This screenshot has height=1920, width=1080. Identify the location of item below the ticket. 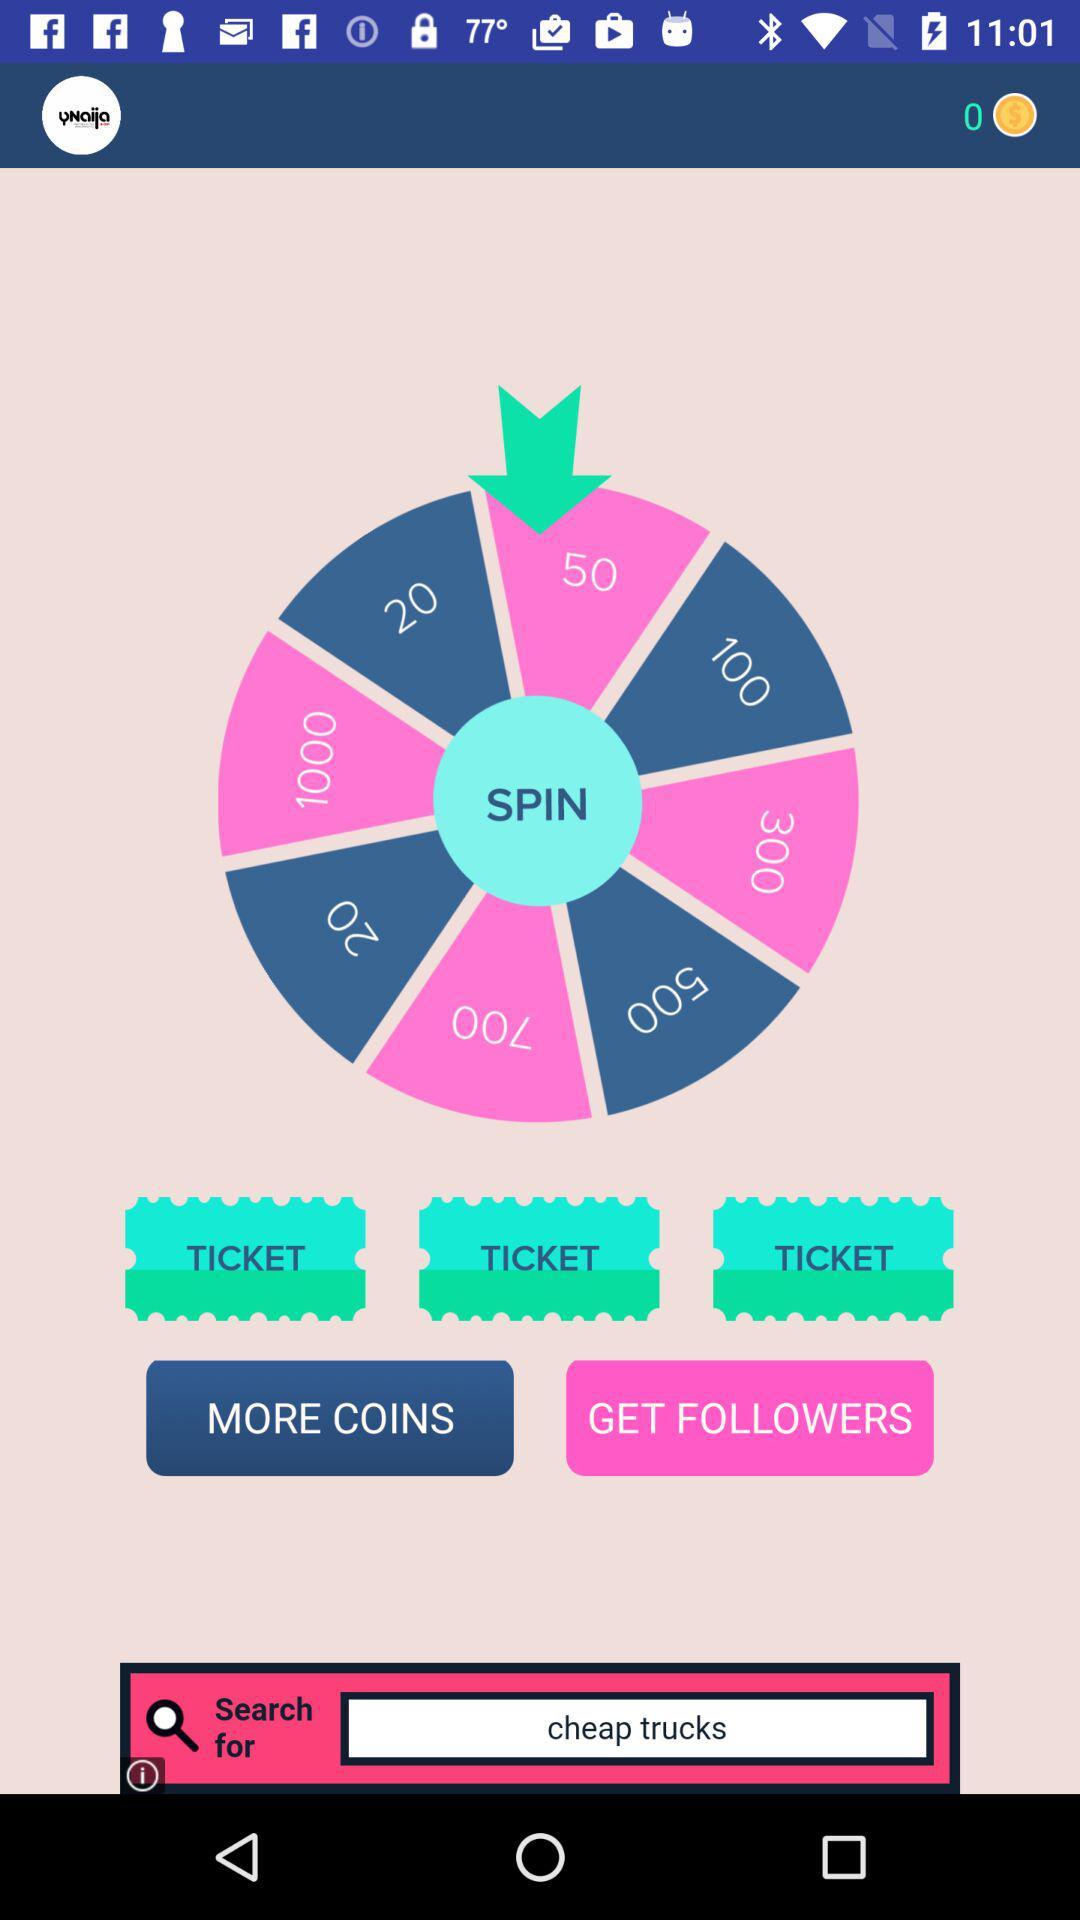
(329, 1417).